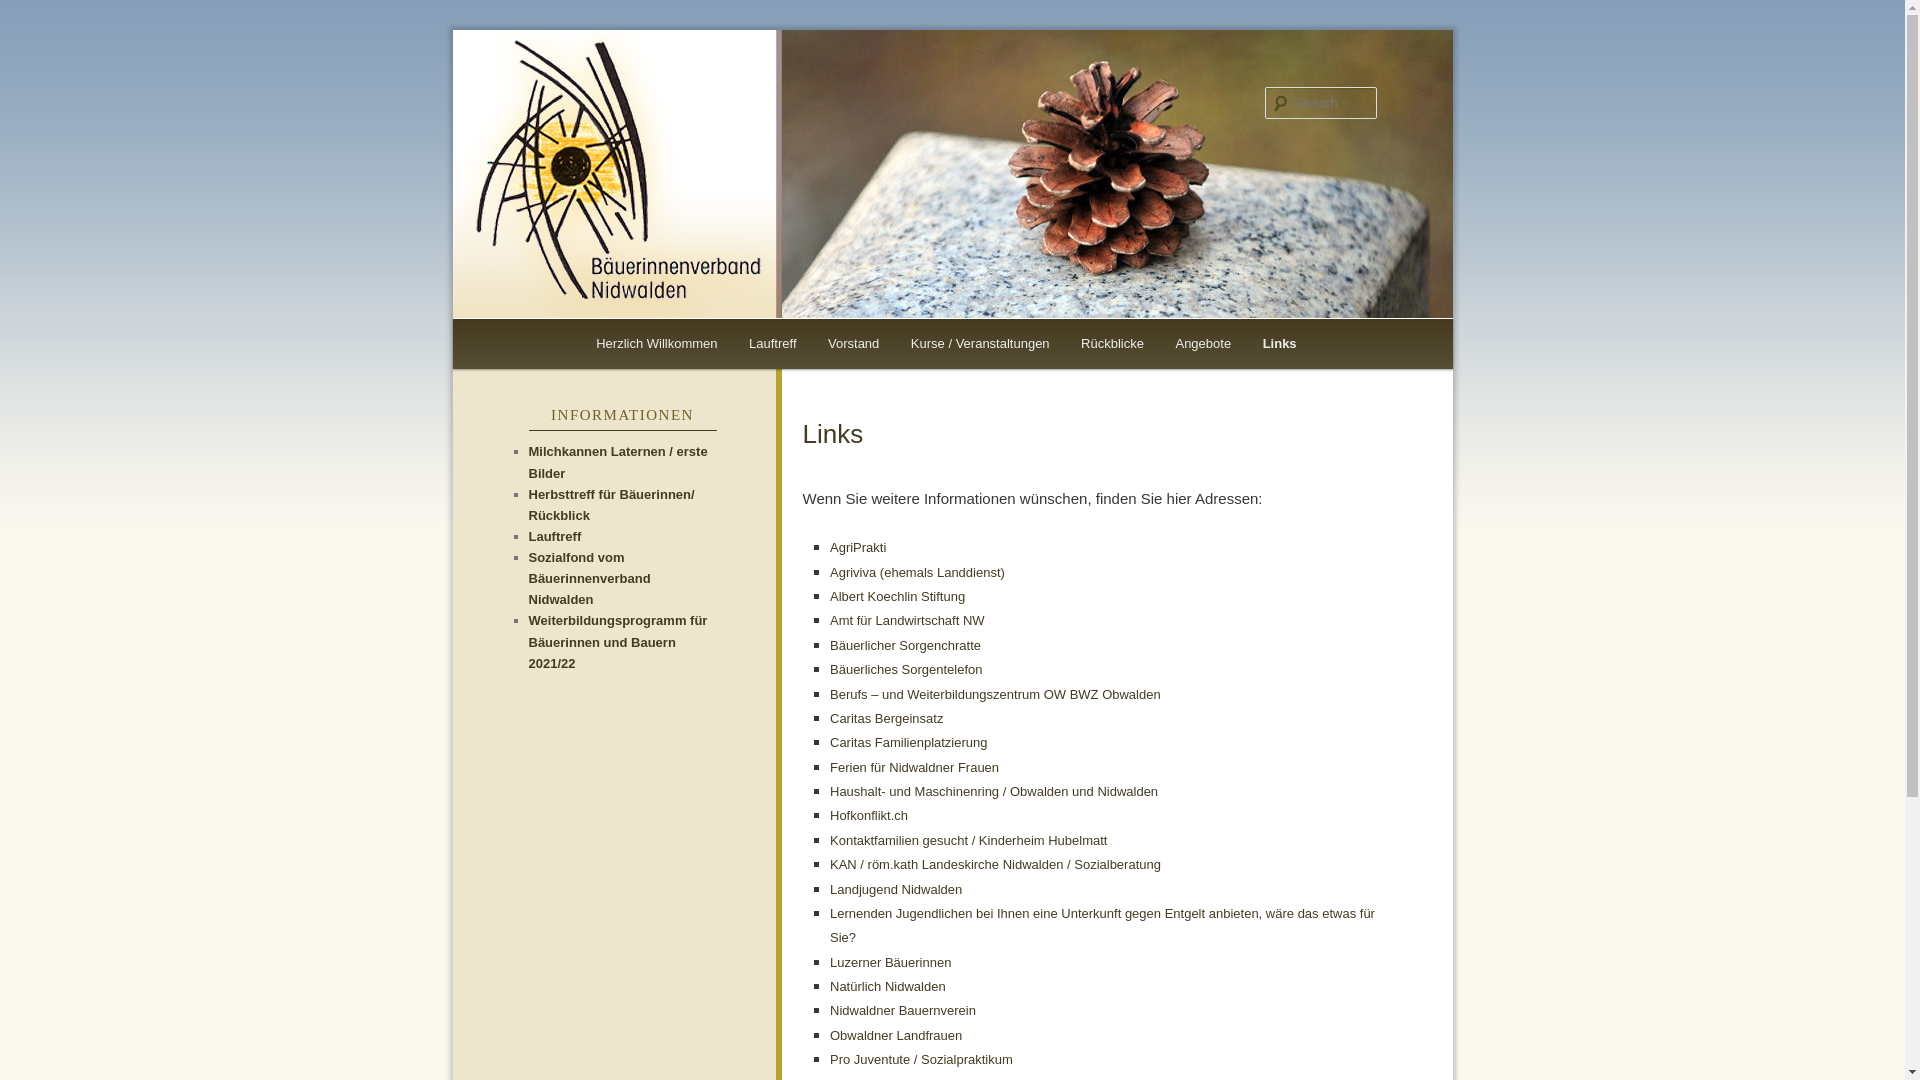  Describe the element at coordinates (858, 547) in the screenshot. I see `'AgriPrakti'` at that location.